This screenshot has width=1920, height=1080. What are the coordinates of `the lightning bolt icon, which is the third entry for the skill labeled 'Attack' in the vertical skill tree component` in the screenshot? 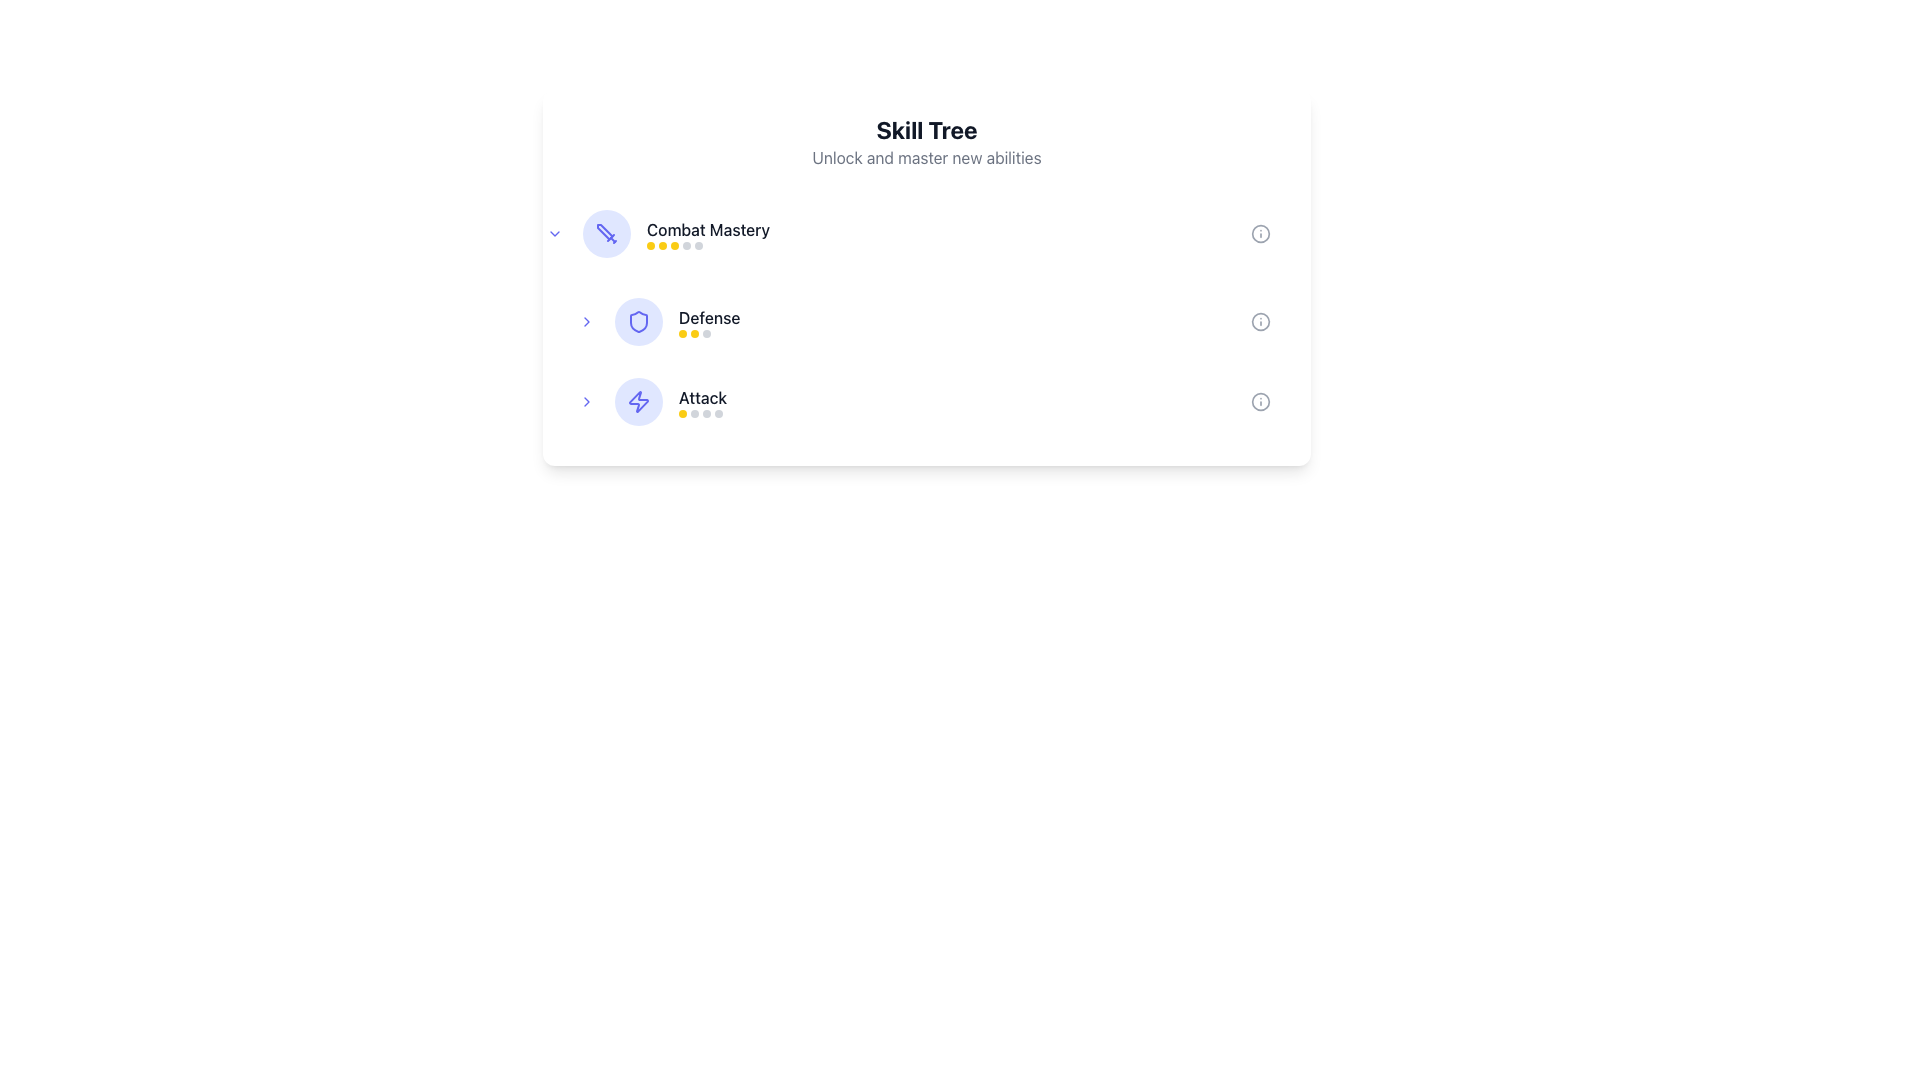 It's located at (637, 401).